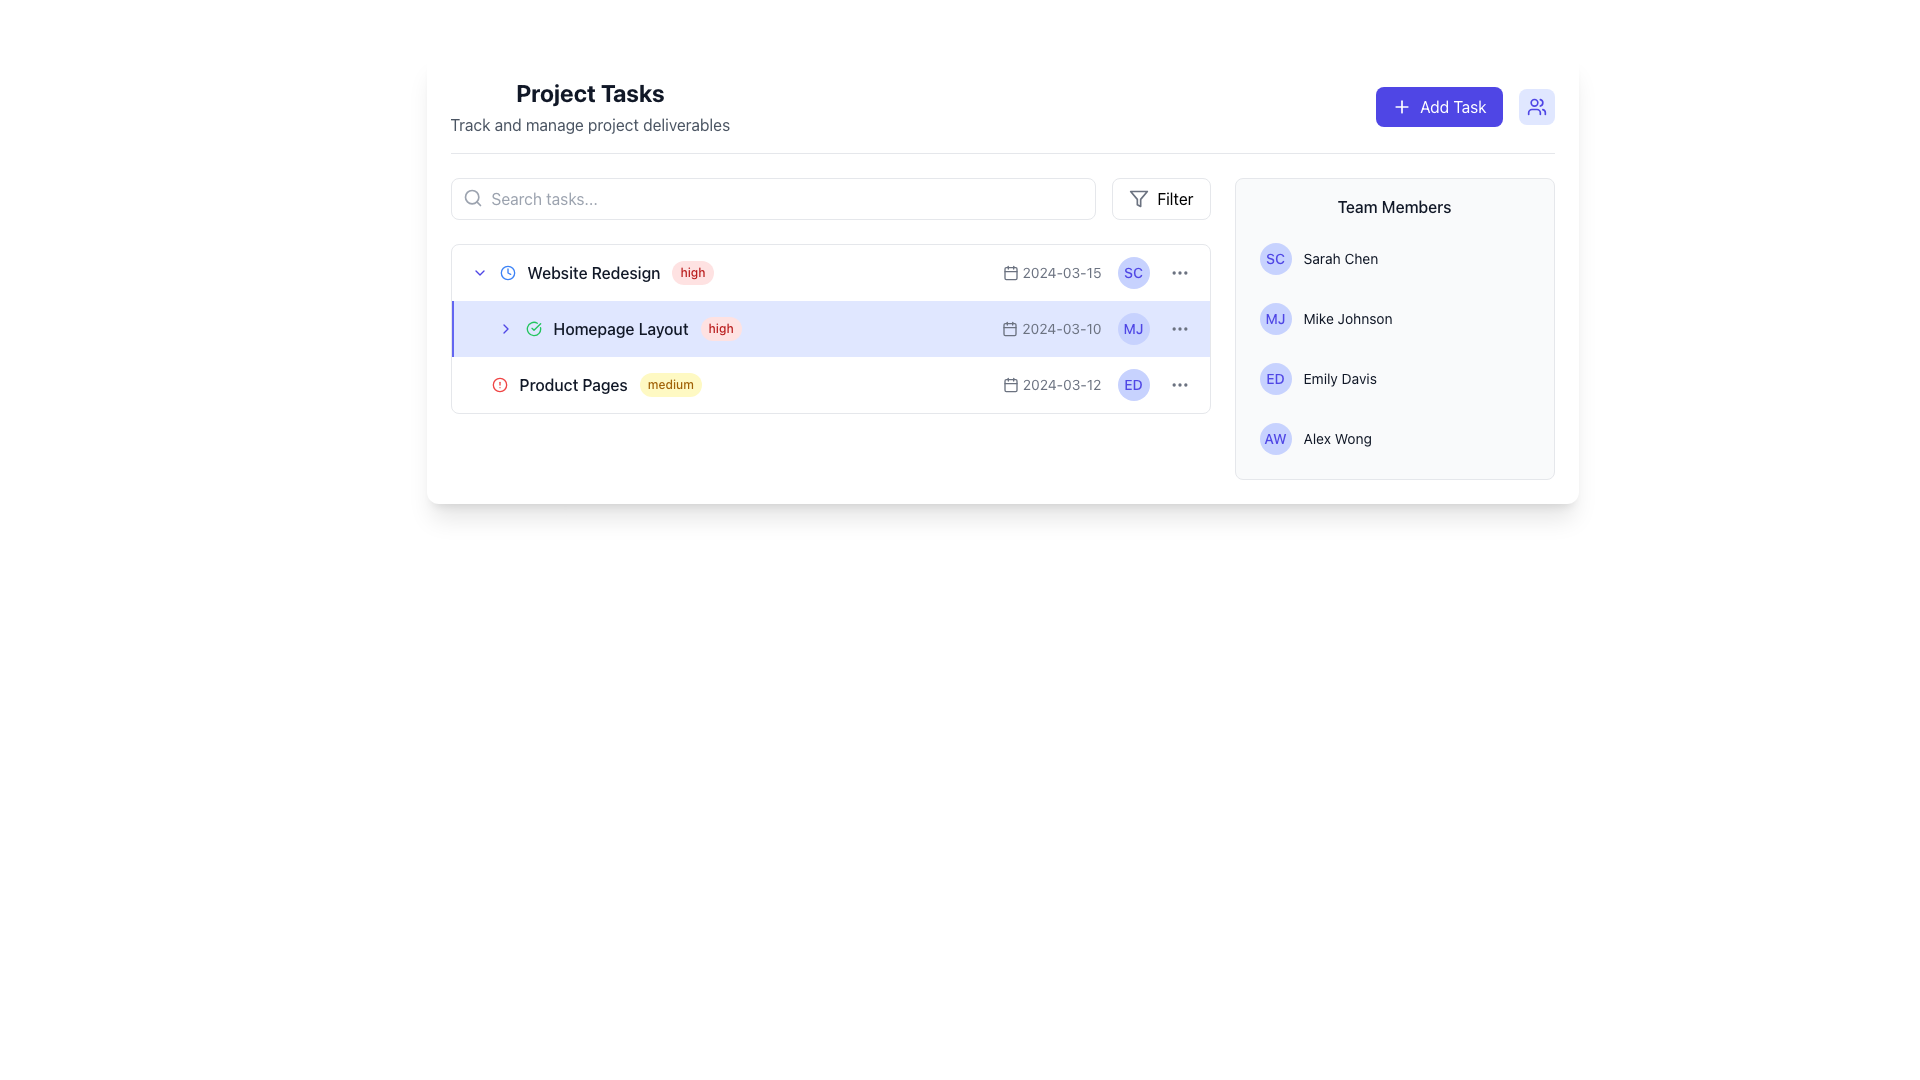  What do you see at coordinates (1139, 199) in the screenshot?
I see `the 'Filter' button located` at bounding box center [1139, 199].